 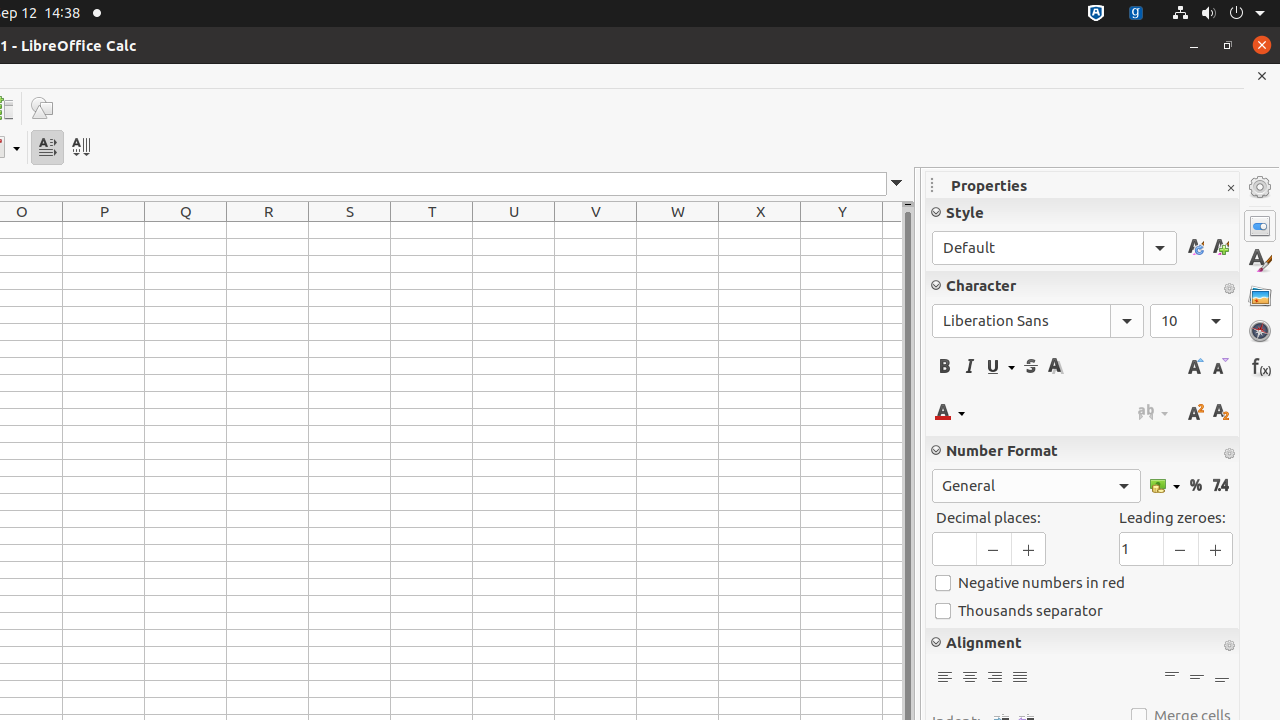 I want to click on 'Subscript', so click(x=1219, y=411).